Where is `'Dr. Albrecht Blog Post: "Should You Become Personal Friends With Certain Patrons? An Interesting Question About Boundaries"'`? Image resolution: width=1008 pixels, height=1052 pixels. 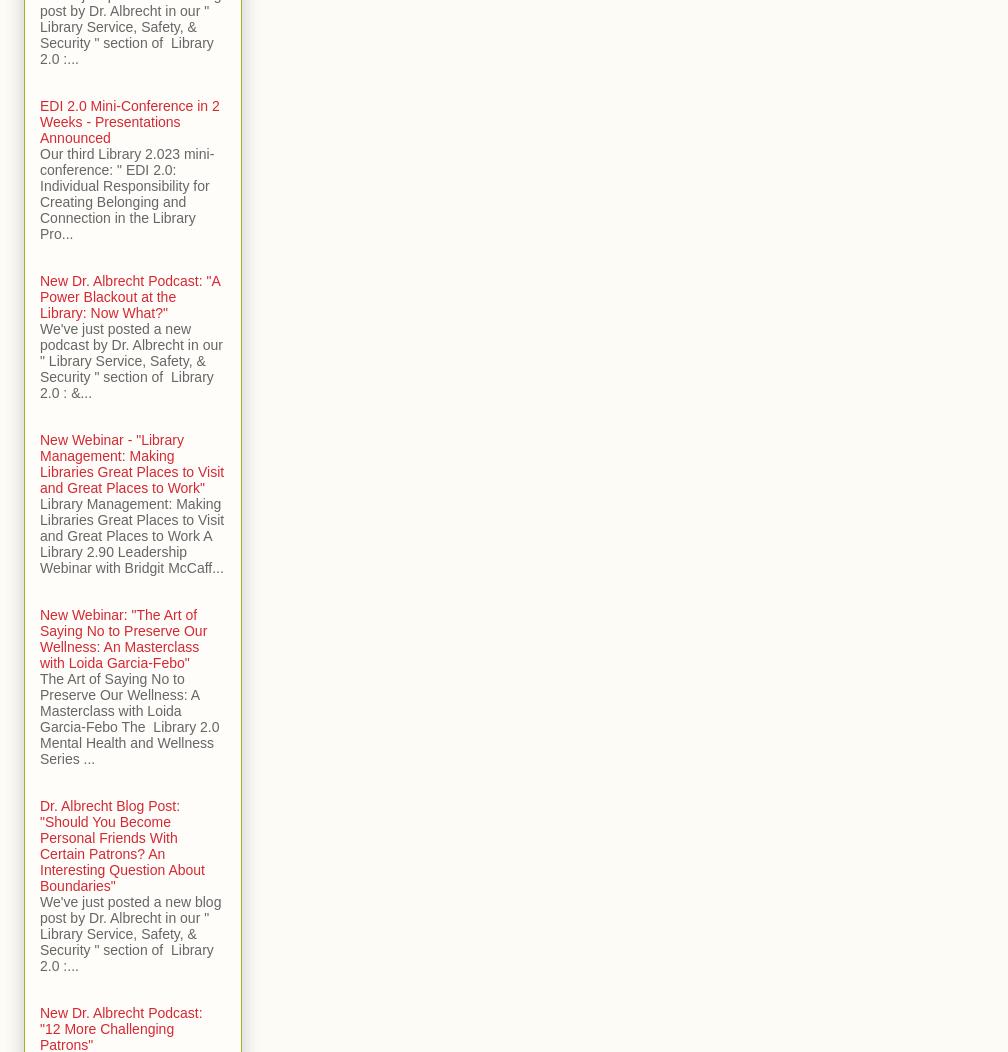 'Dr. Albrecht Blog Post: "Should You Become Personal Friends With Certain Patrons? An Interesting Question About Boundaries"' is located at coordinates (122, 845).